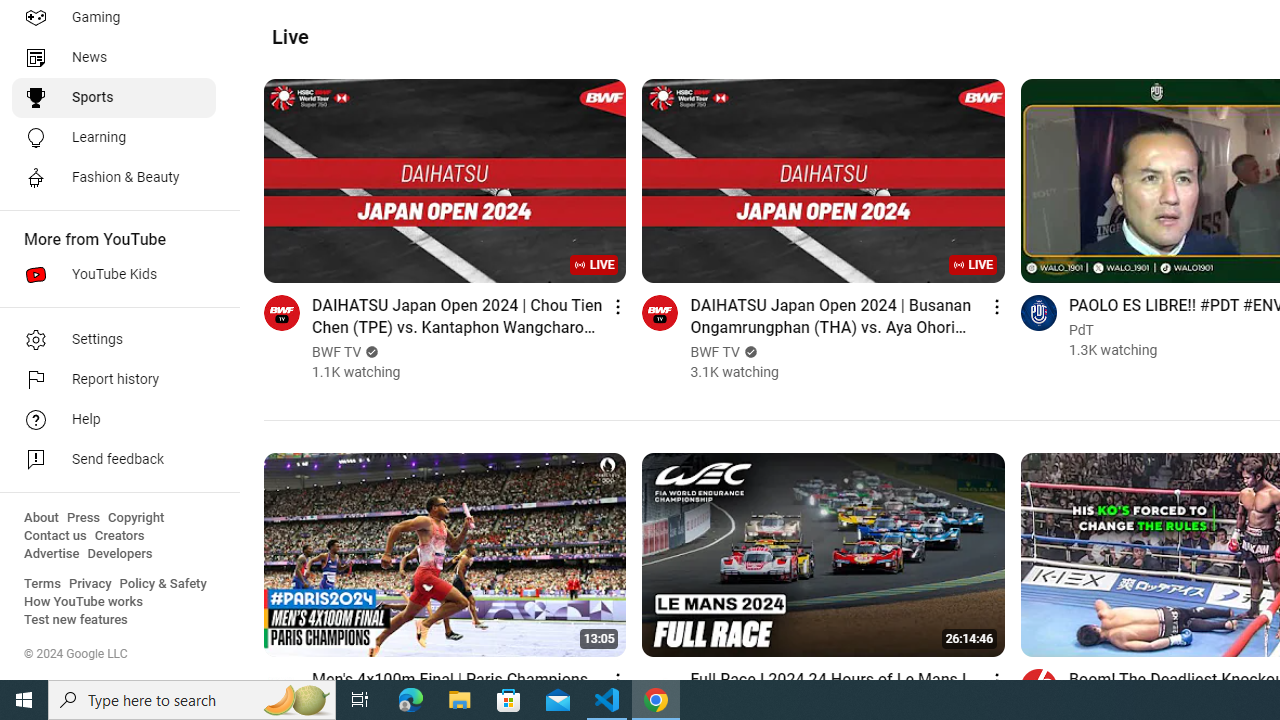 This screenshot has width=1280, height=720. What do you see at coordinates (112, 97) in the screenshot?
I see `'Sports'` at bounding box center [112, 97].